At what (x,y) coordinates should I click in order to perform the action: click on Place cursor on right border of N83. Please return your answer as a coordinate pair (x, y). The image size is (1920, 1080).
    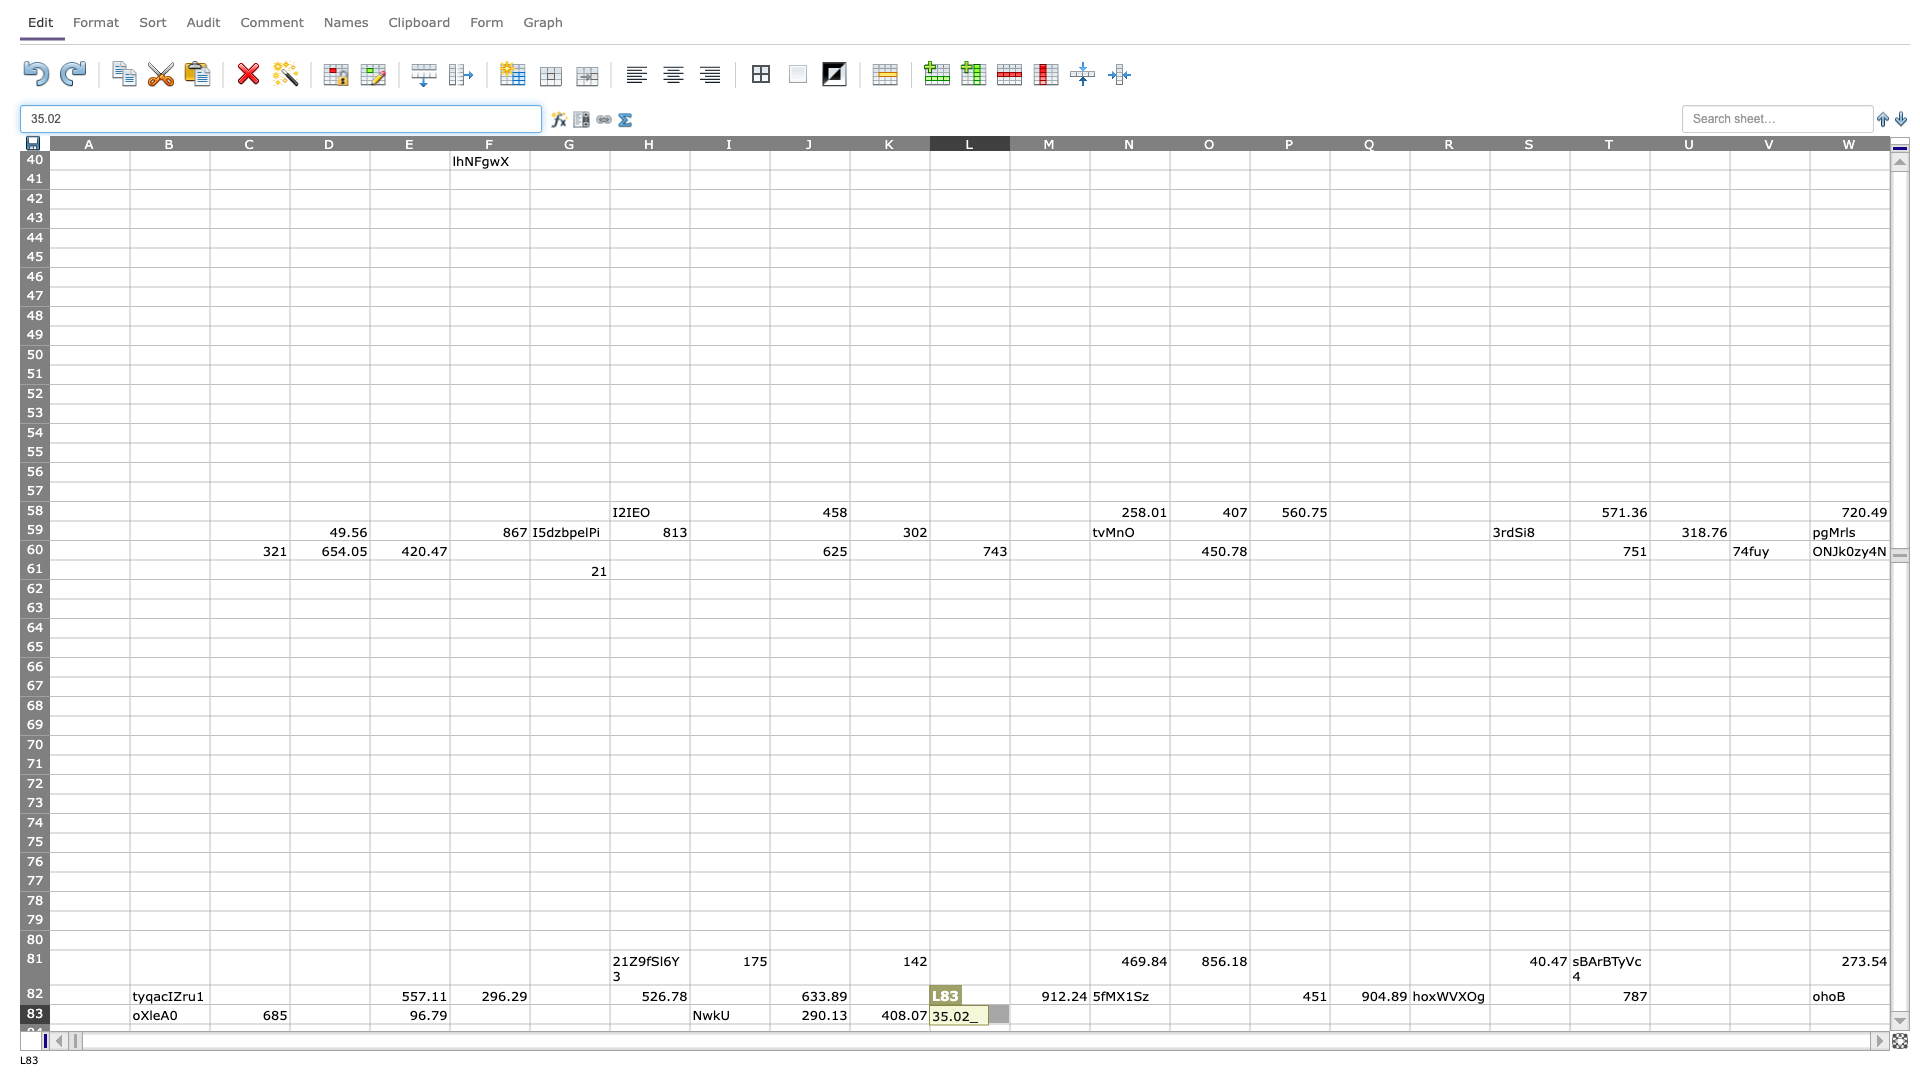
    Looking at the image, I should click on (1170, 1014).